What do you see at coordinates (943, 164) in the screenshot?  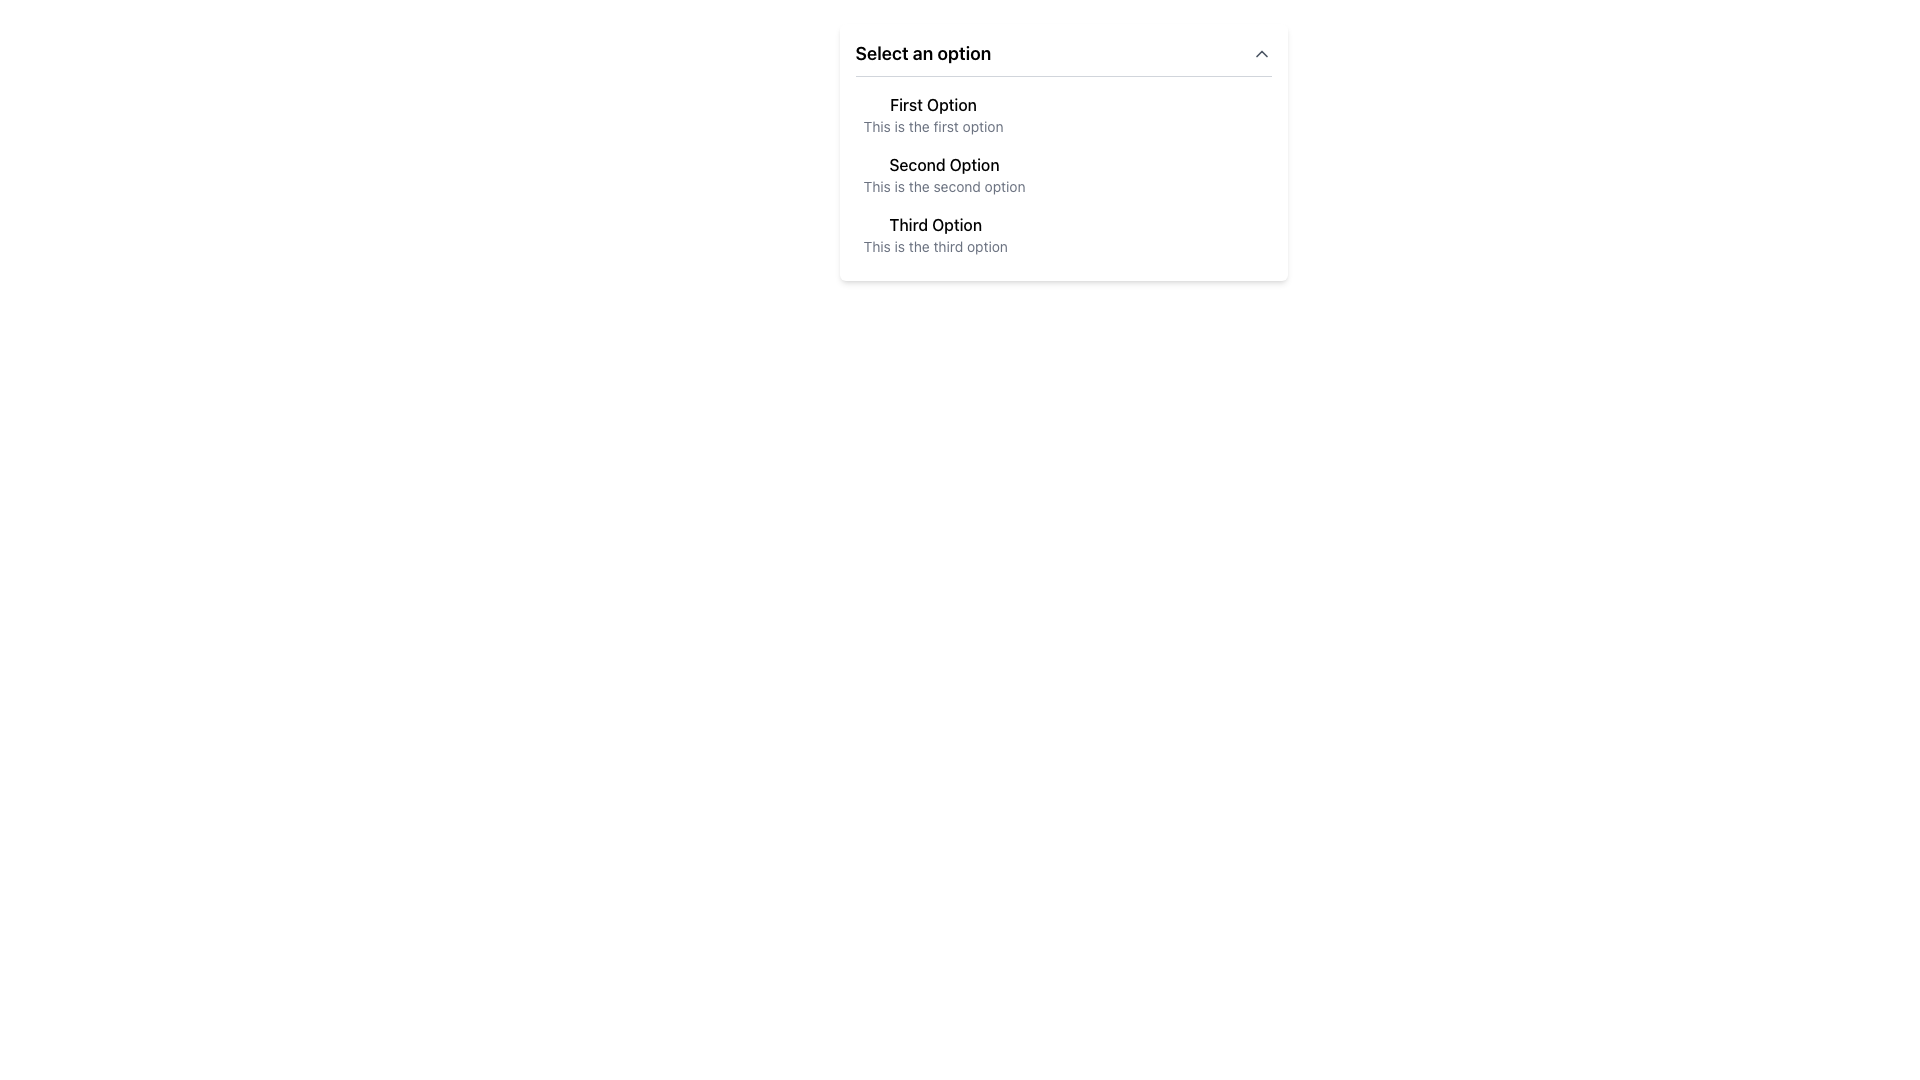 I see `the second selectable option in the dropdown menu to initiate selection` at bounding box center [943, 164].